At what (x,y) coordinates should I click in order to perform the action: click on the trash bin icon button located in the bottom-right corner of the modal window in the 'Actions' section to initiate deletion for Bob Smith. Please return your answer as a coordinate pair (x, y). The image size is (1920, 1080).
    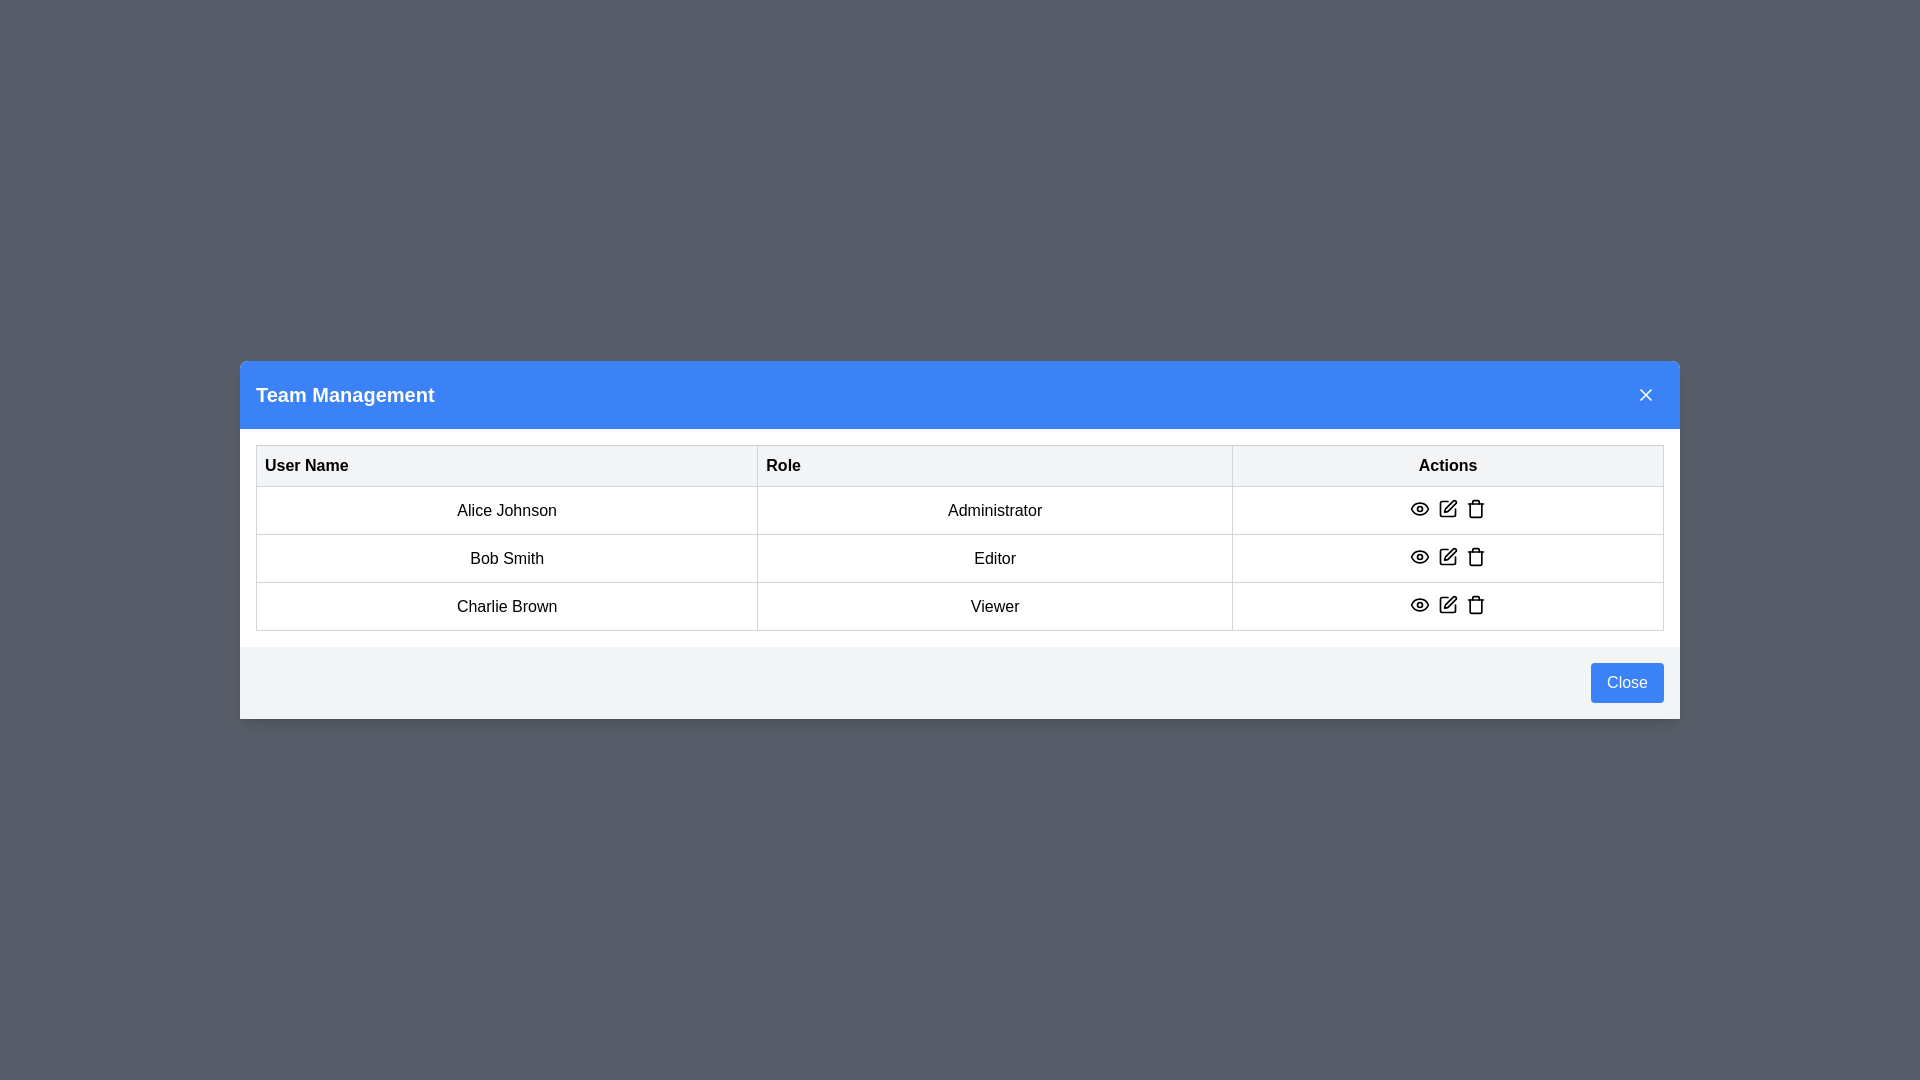
    Looking at the image, I should click on (1476, 558).